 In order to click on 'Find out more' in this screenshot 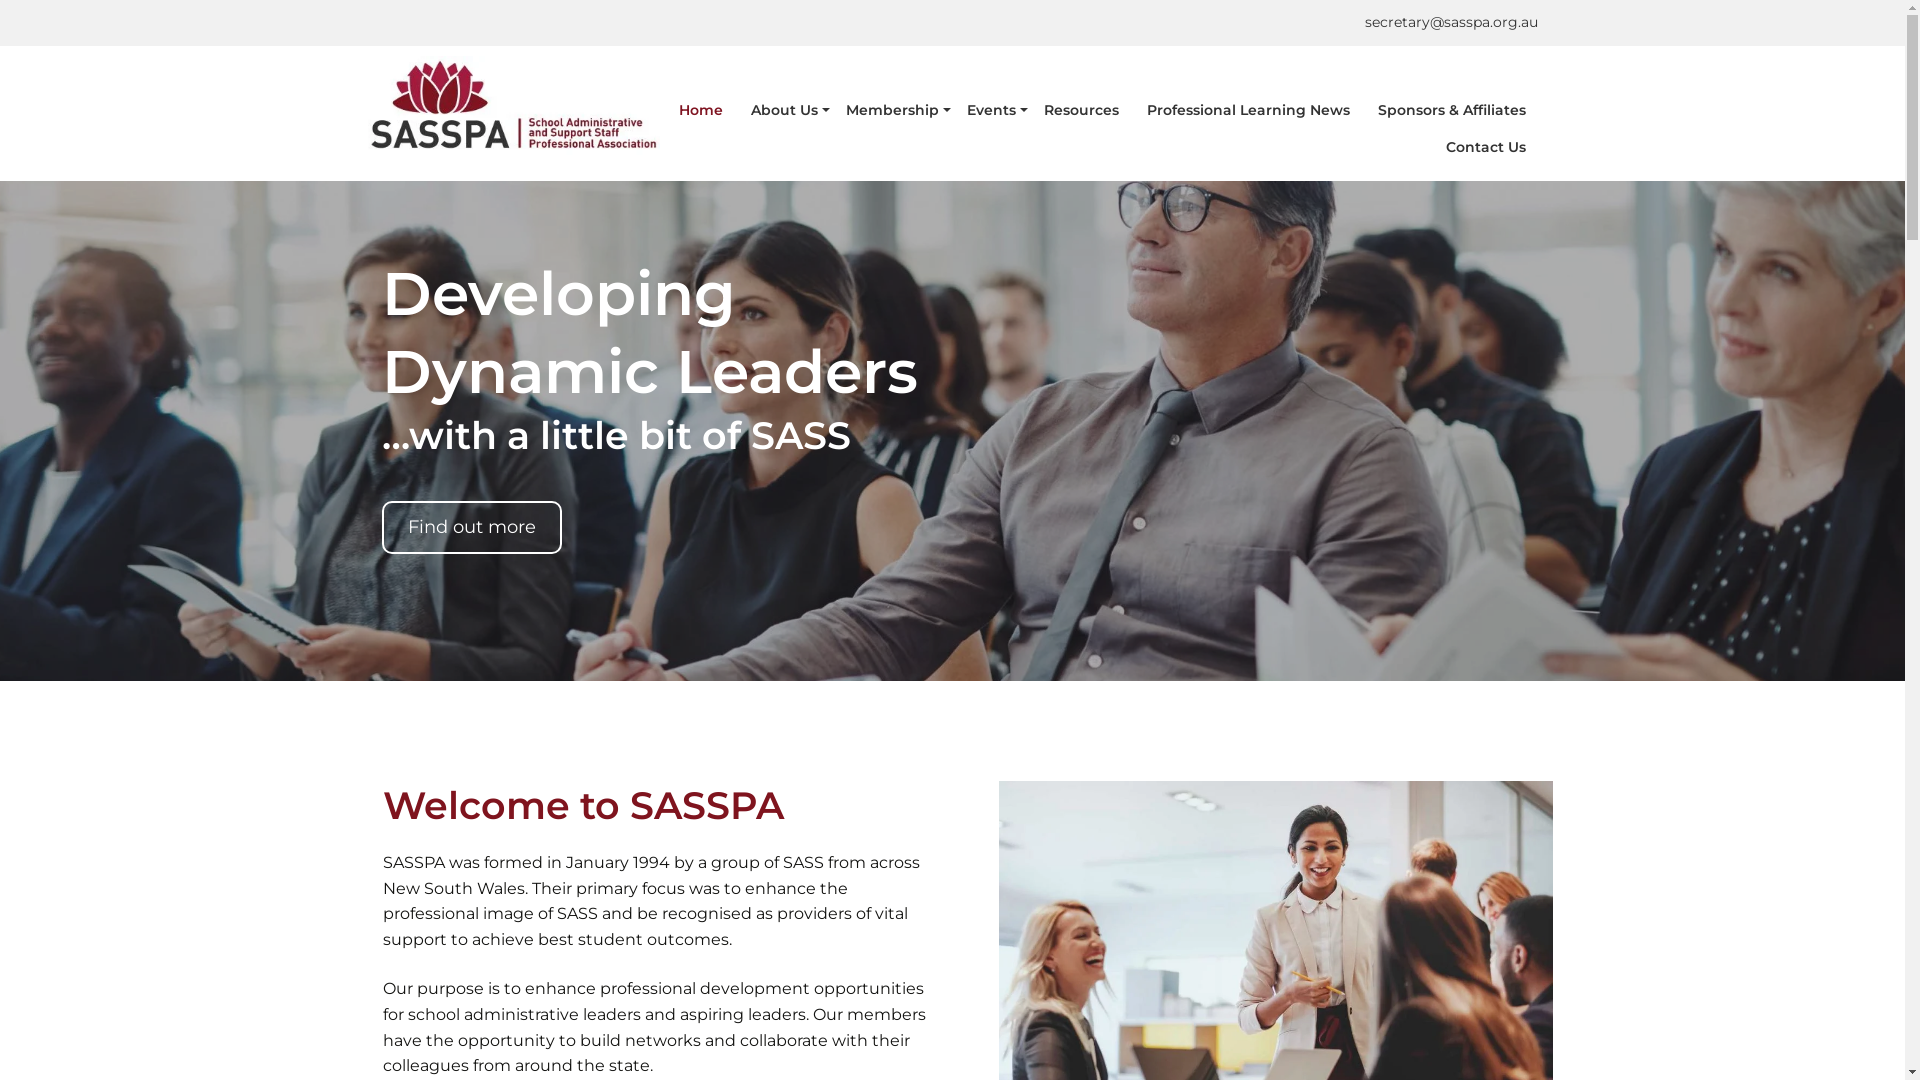, I will do `click(470, 526)`.